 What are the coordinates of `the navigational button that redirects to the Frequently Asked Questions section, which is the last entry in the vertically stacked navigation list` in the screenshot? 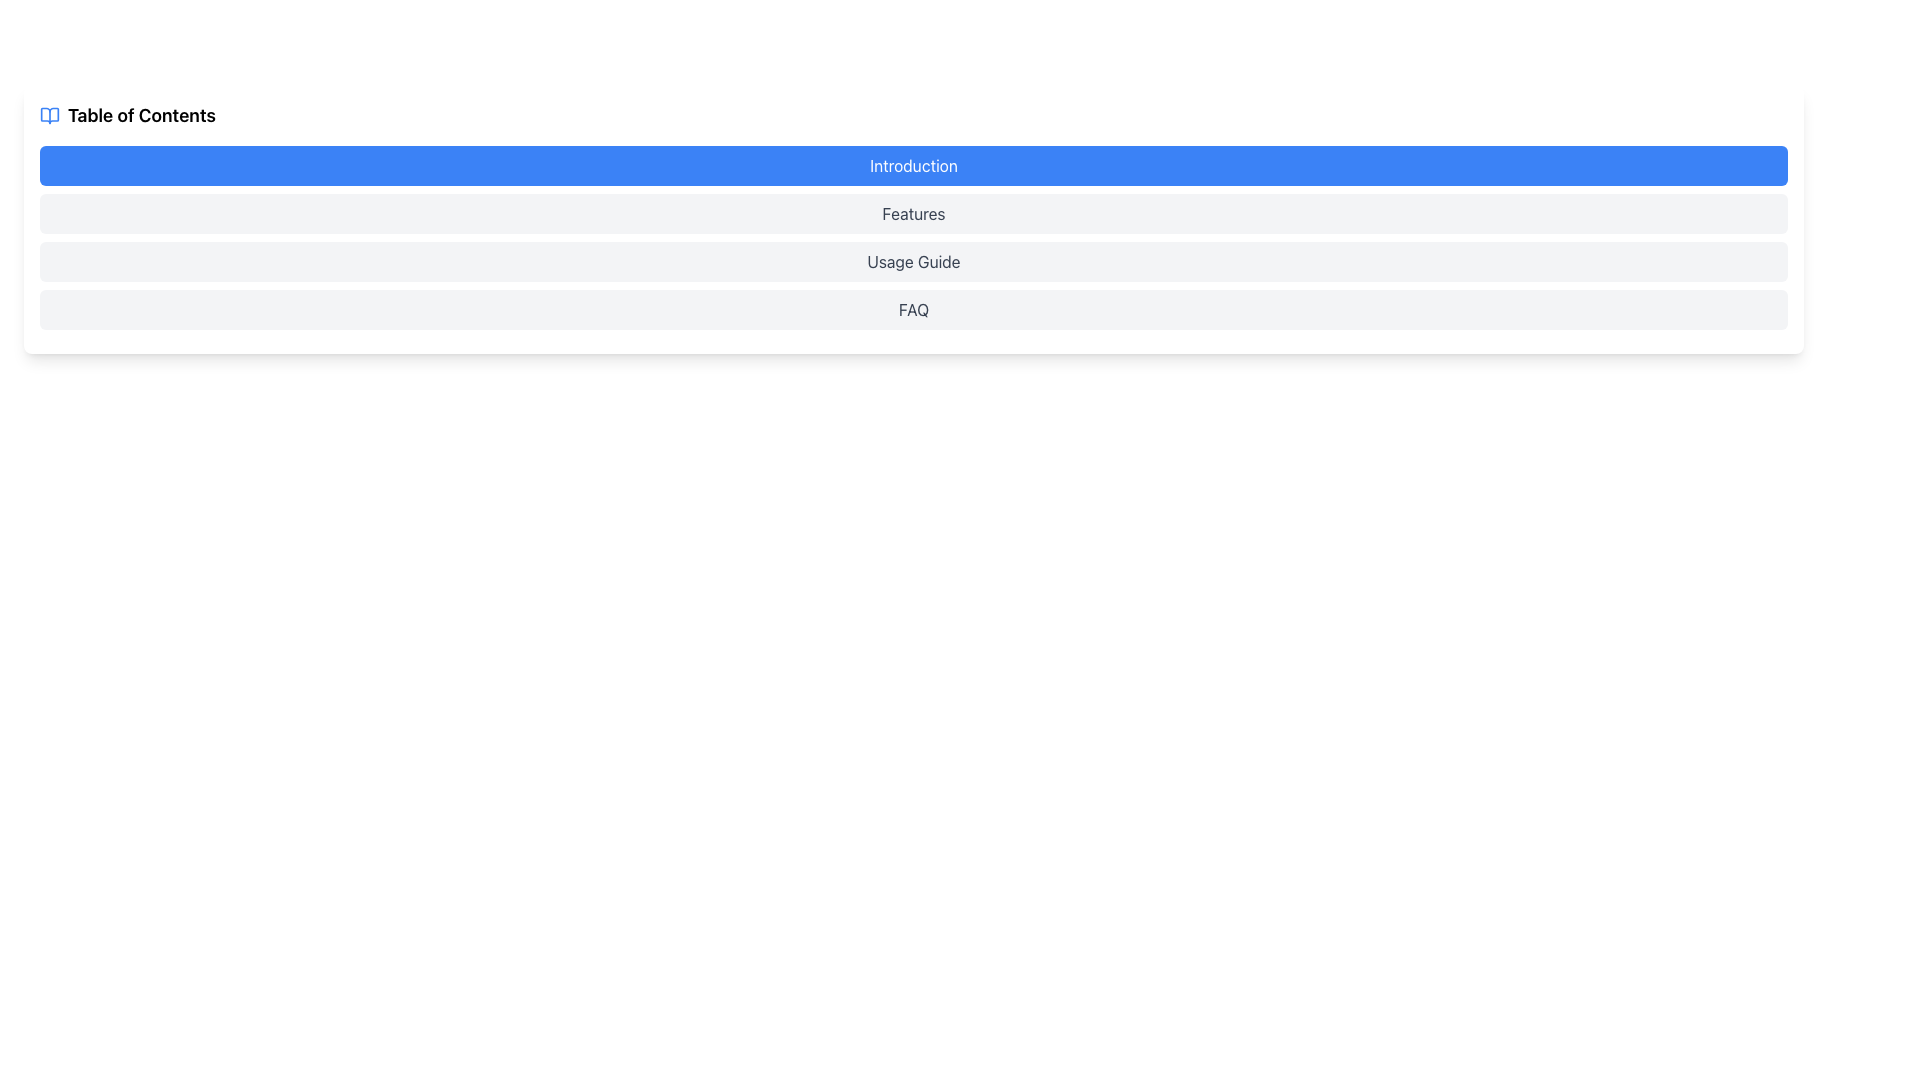 It's located at (912, 309).